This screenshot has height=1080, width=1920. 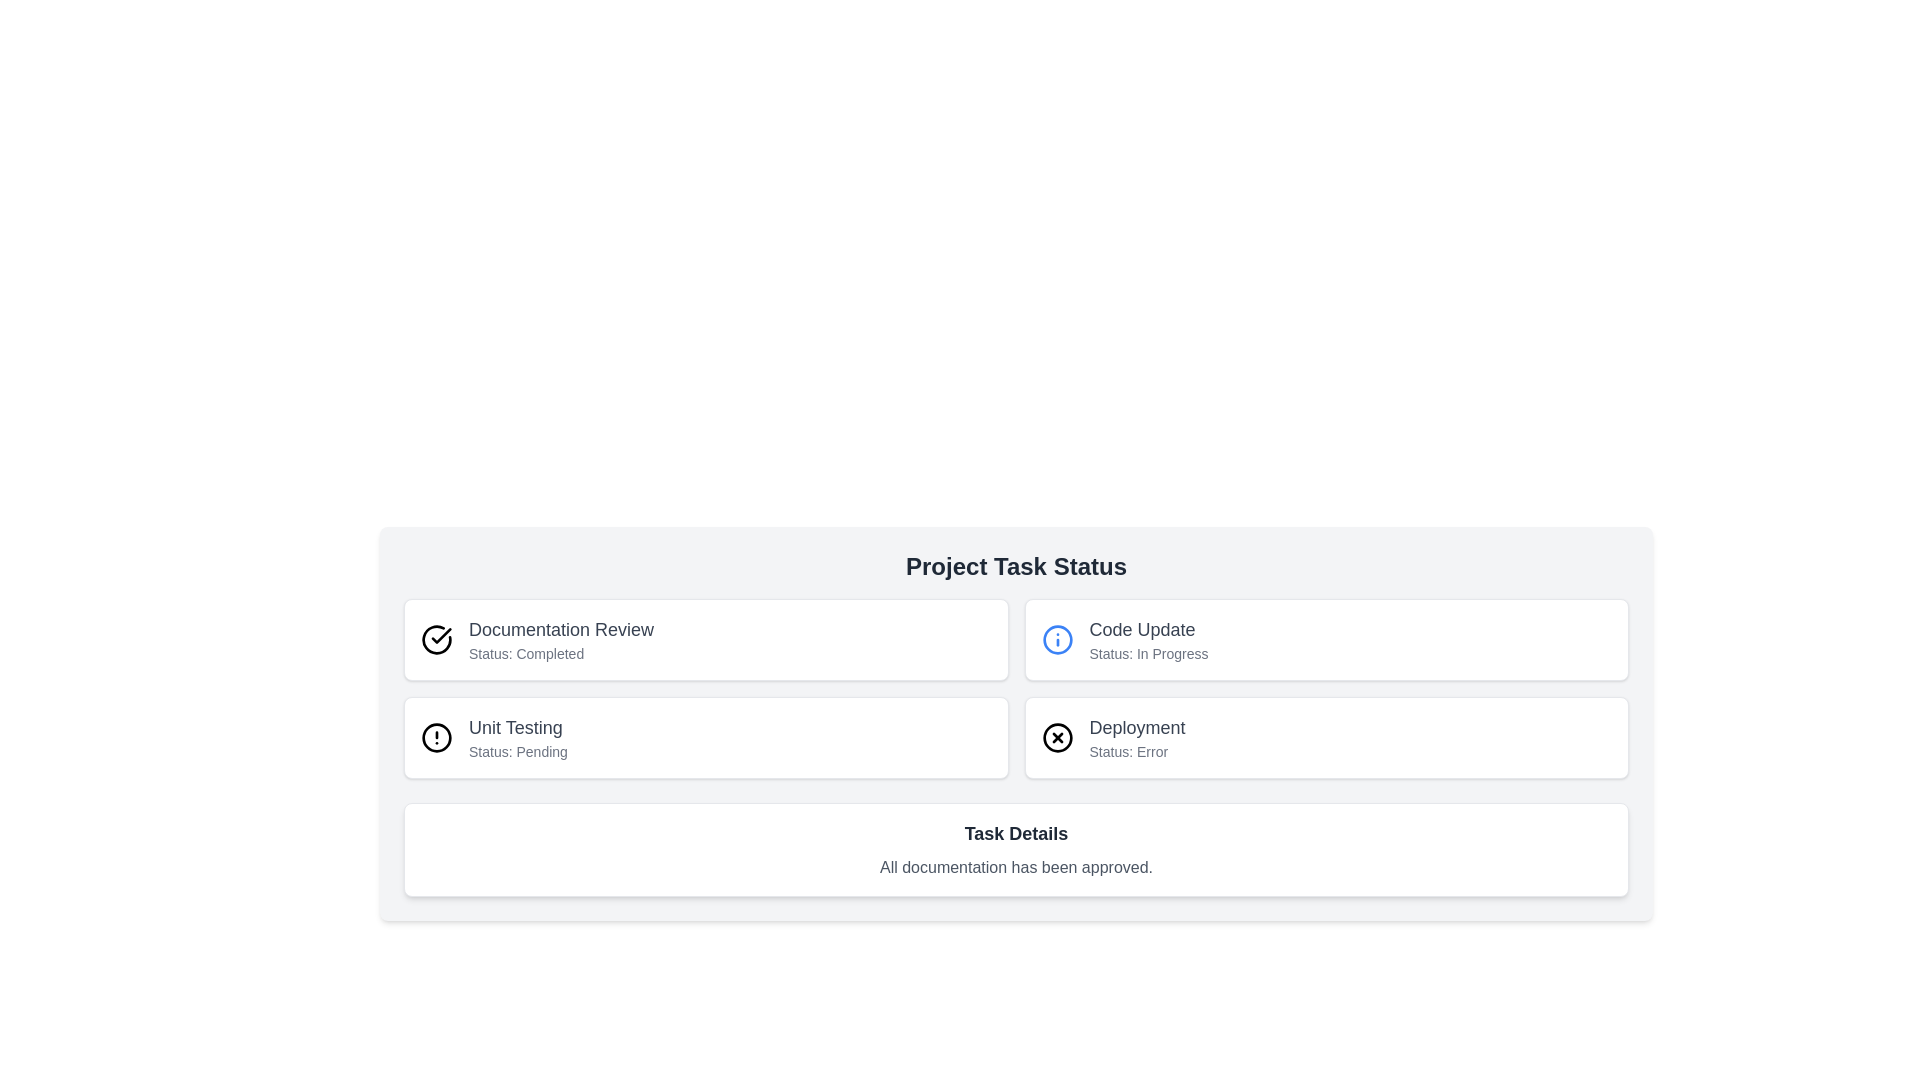 What do you see at coordinates (1056, 640) in the screenshot?
I see `the blue circular outline of the circular visual component located within the 'Code Update' status card, positioned towards the center of the circular icon area to the left of the card header` at bounding box center [1056, 640].